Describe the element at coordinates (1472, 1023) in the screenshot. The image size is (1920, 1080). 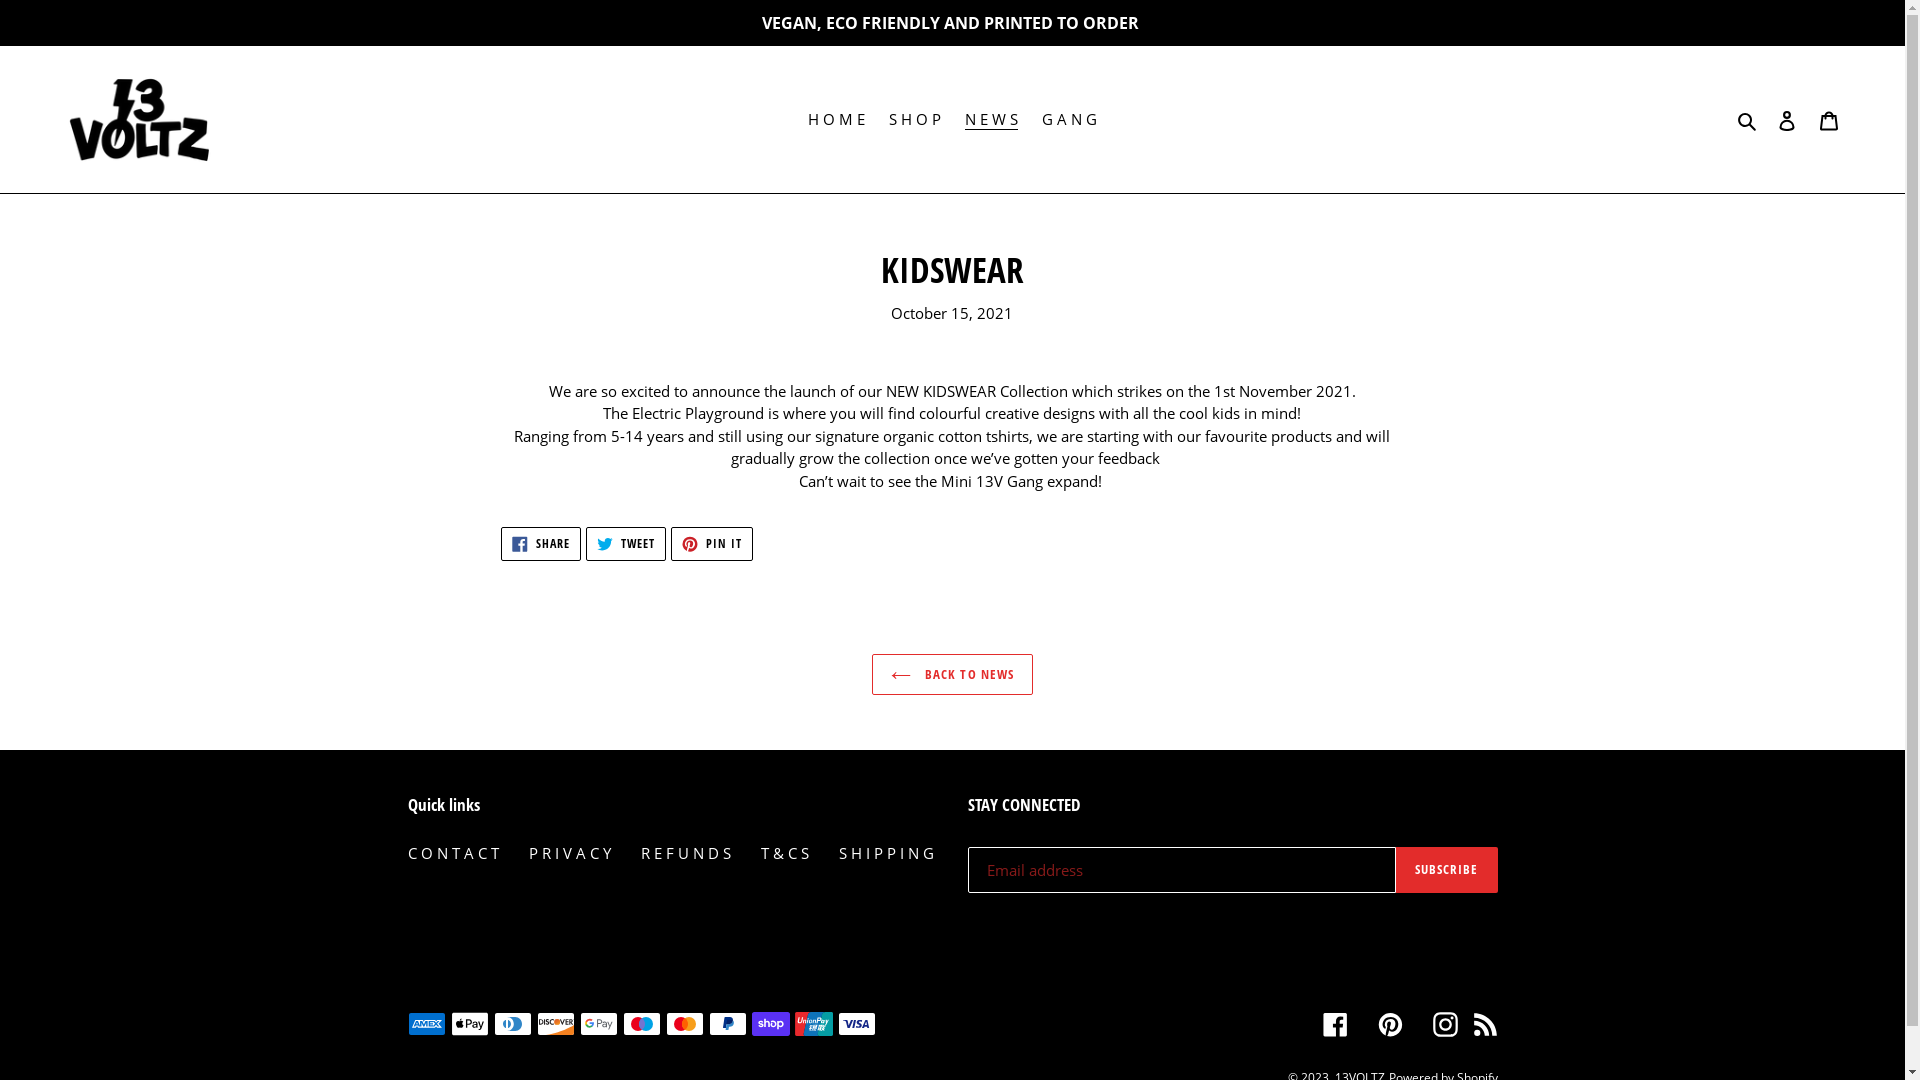
I see `'RSS'` at that location.